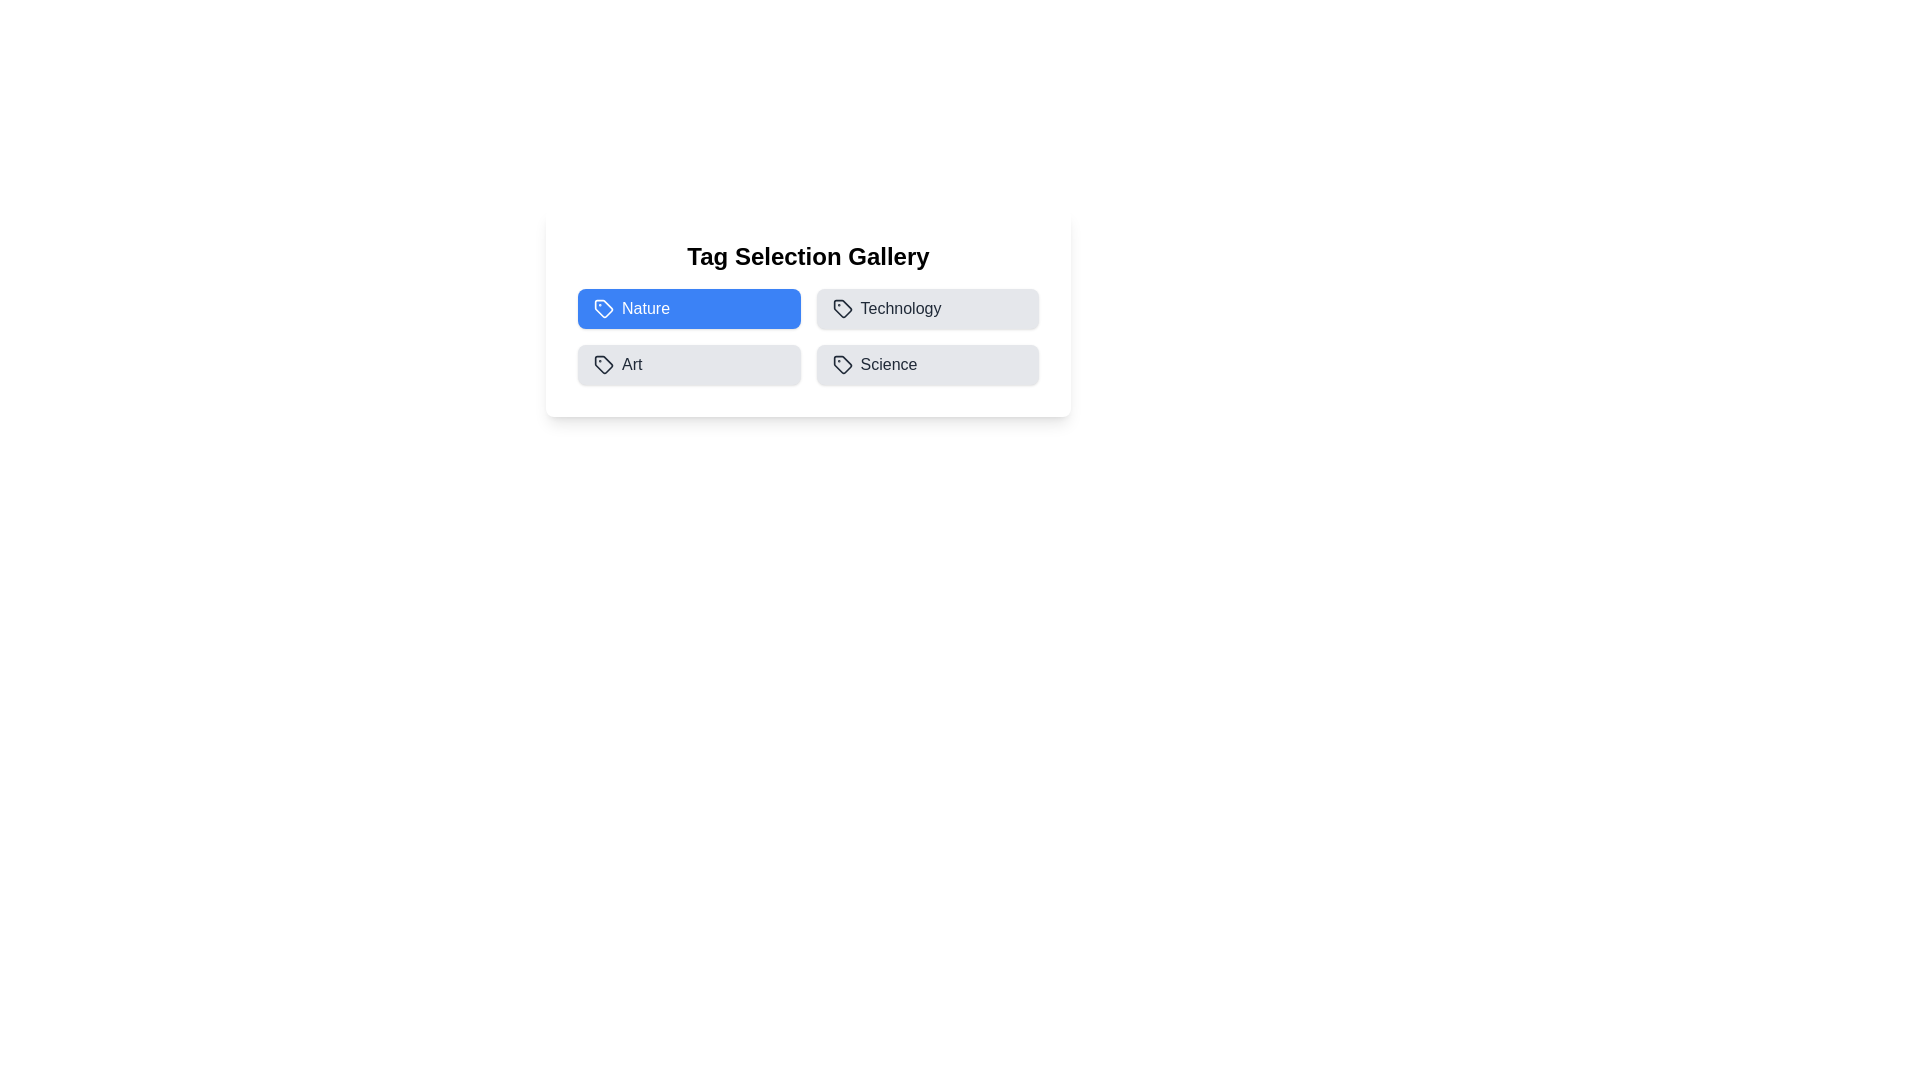 The height and width of the screenshot is (1080, 1920). I want to click on the tag labeled Nature, so click(689, 308).